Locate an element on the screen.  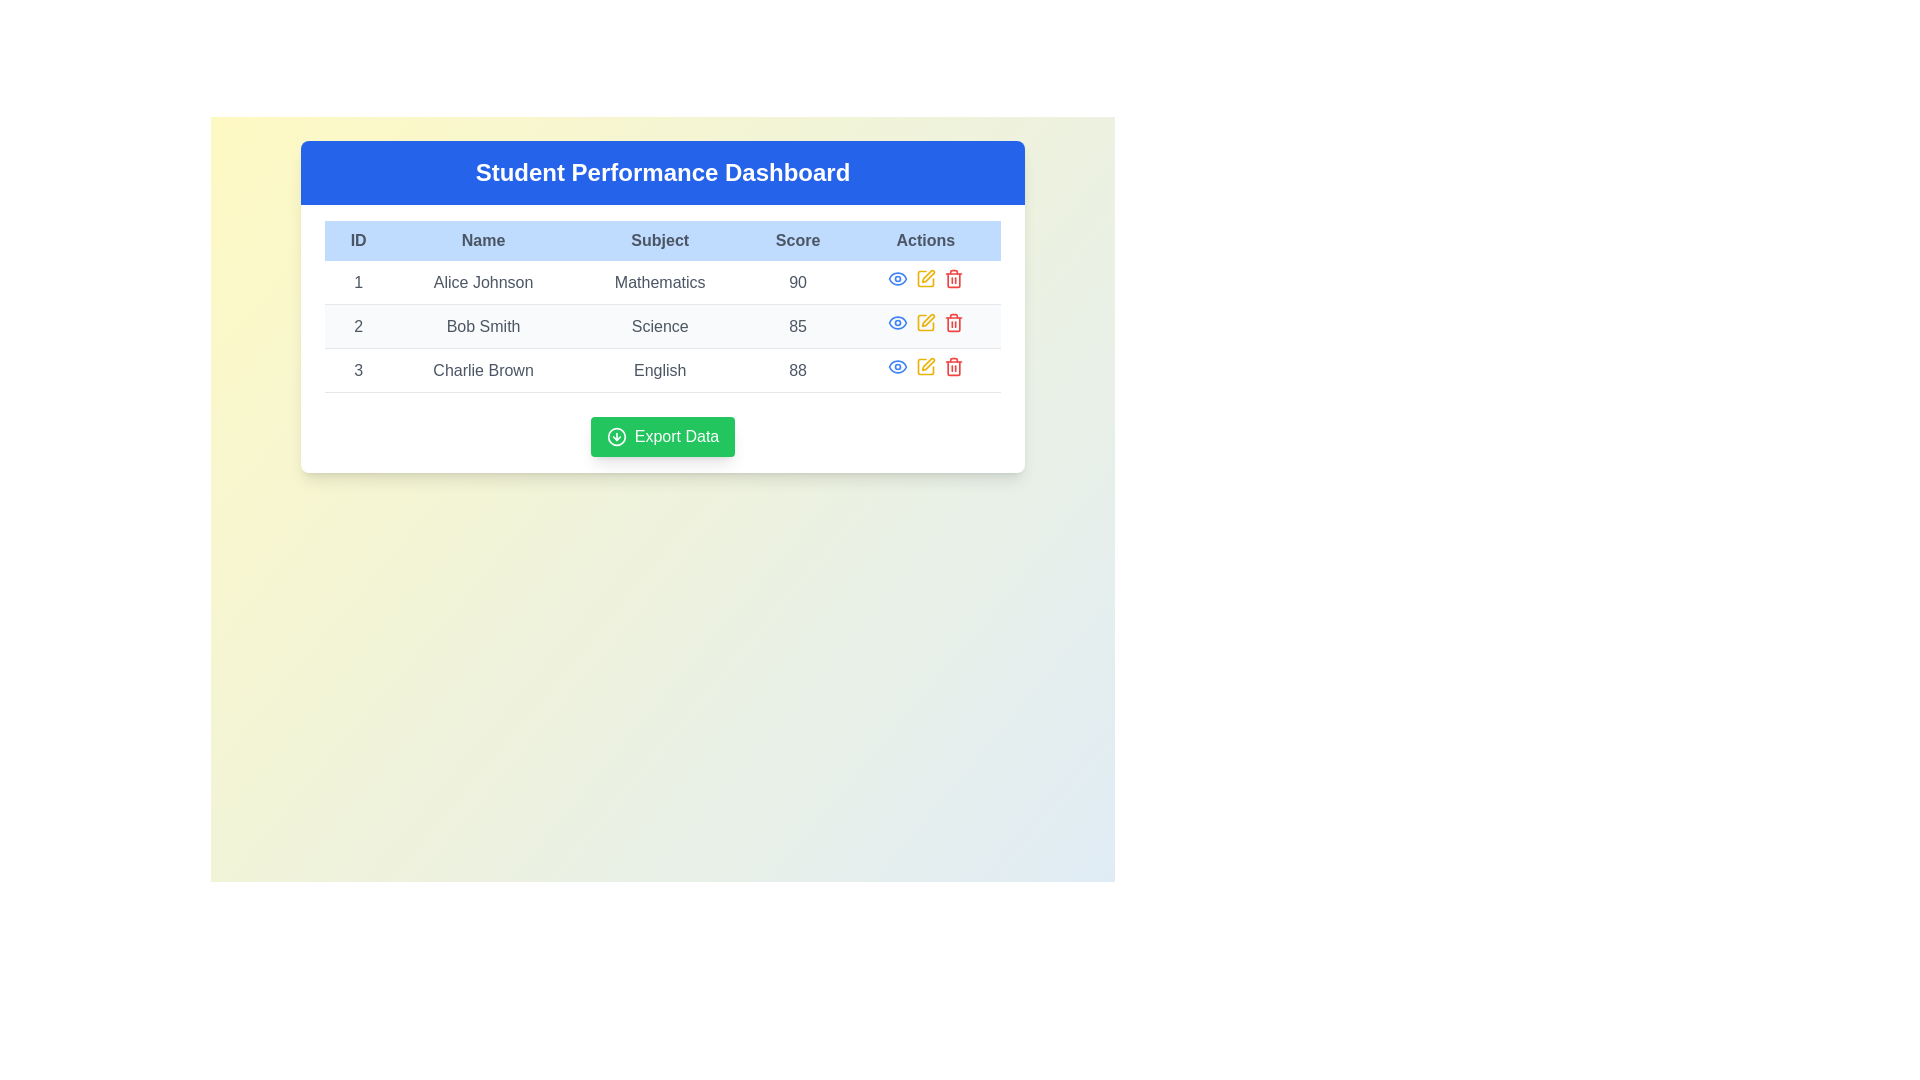
the text label displaying Bob Smith's score in Science, located in the second row under the 'Score' column is located at coordinates (797, 325).